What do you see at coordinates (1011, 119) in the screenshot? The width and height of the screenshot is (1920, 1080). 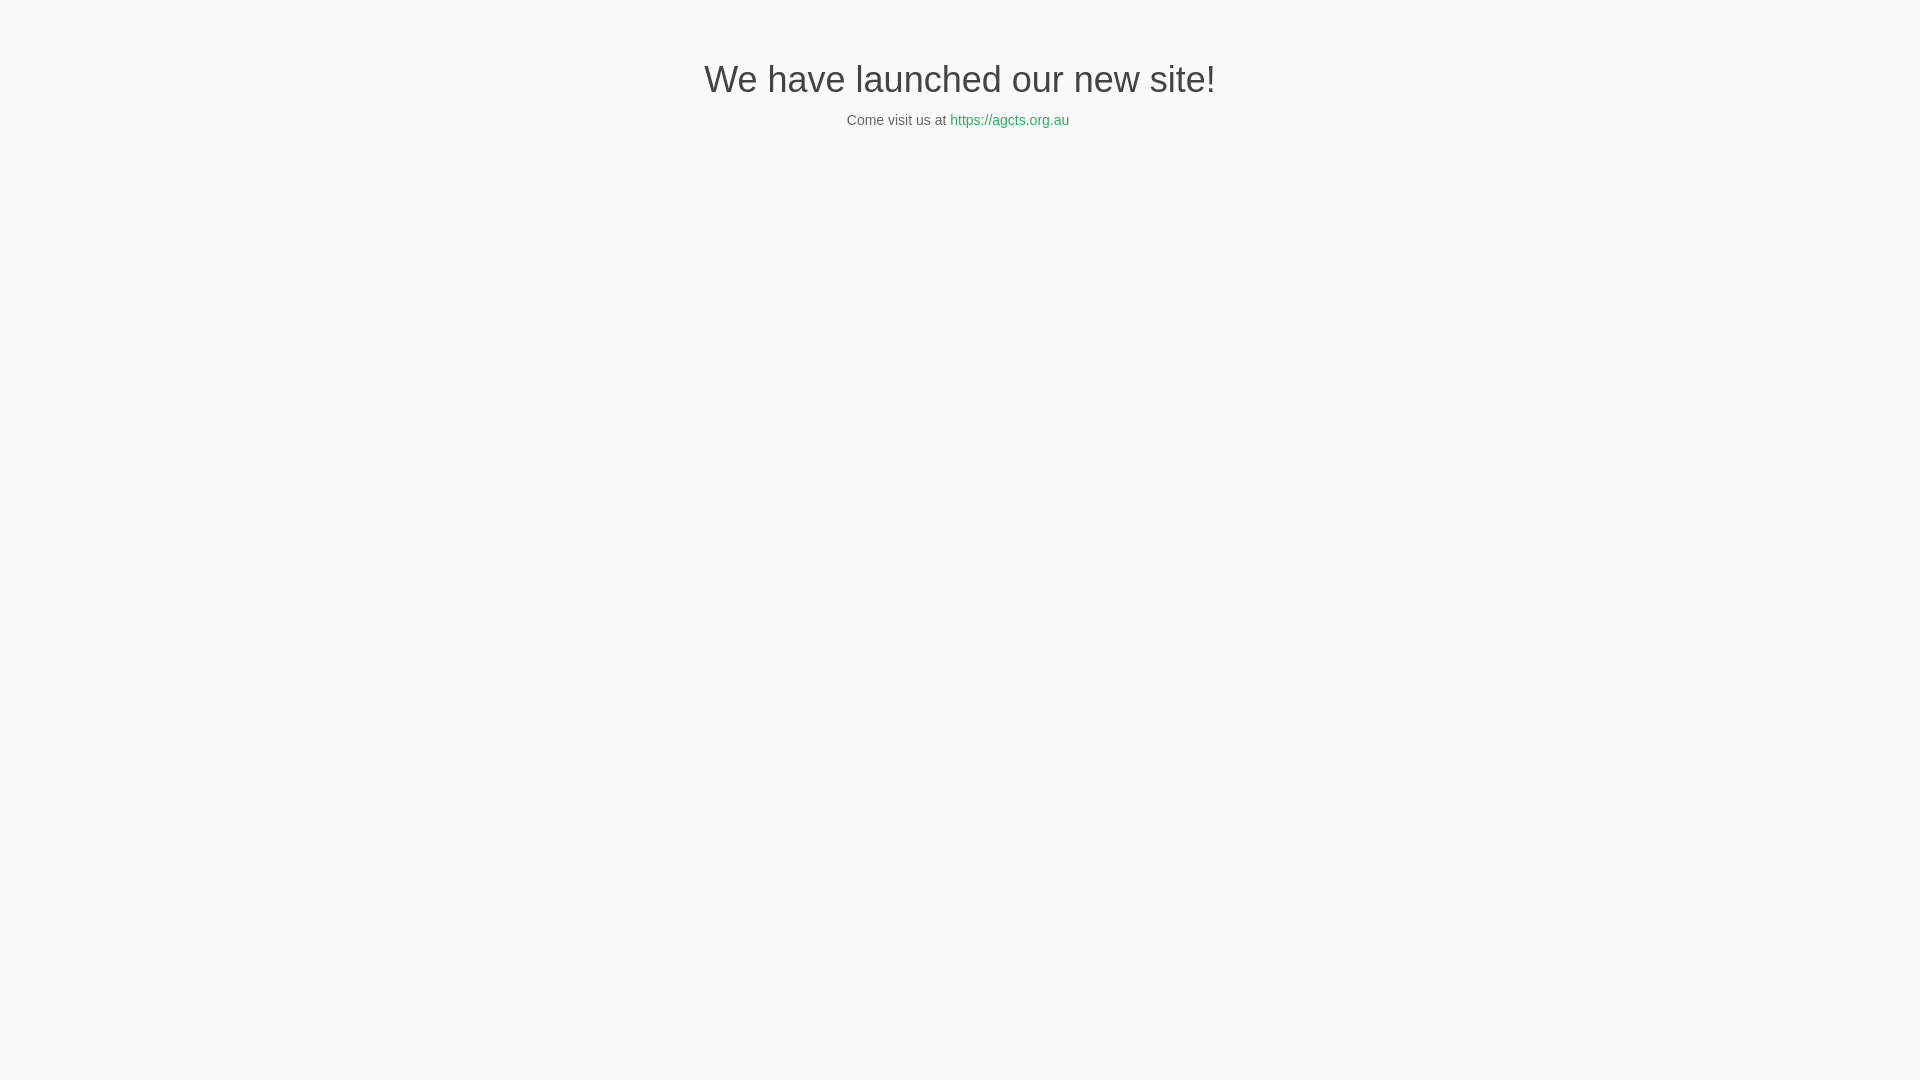 I see `'https://agcts.org.au '` at bounding box center [1011, 119].